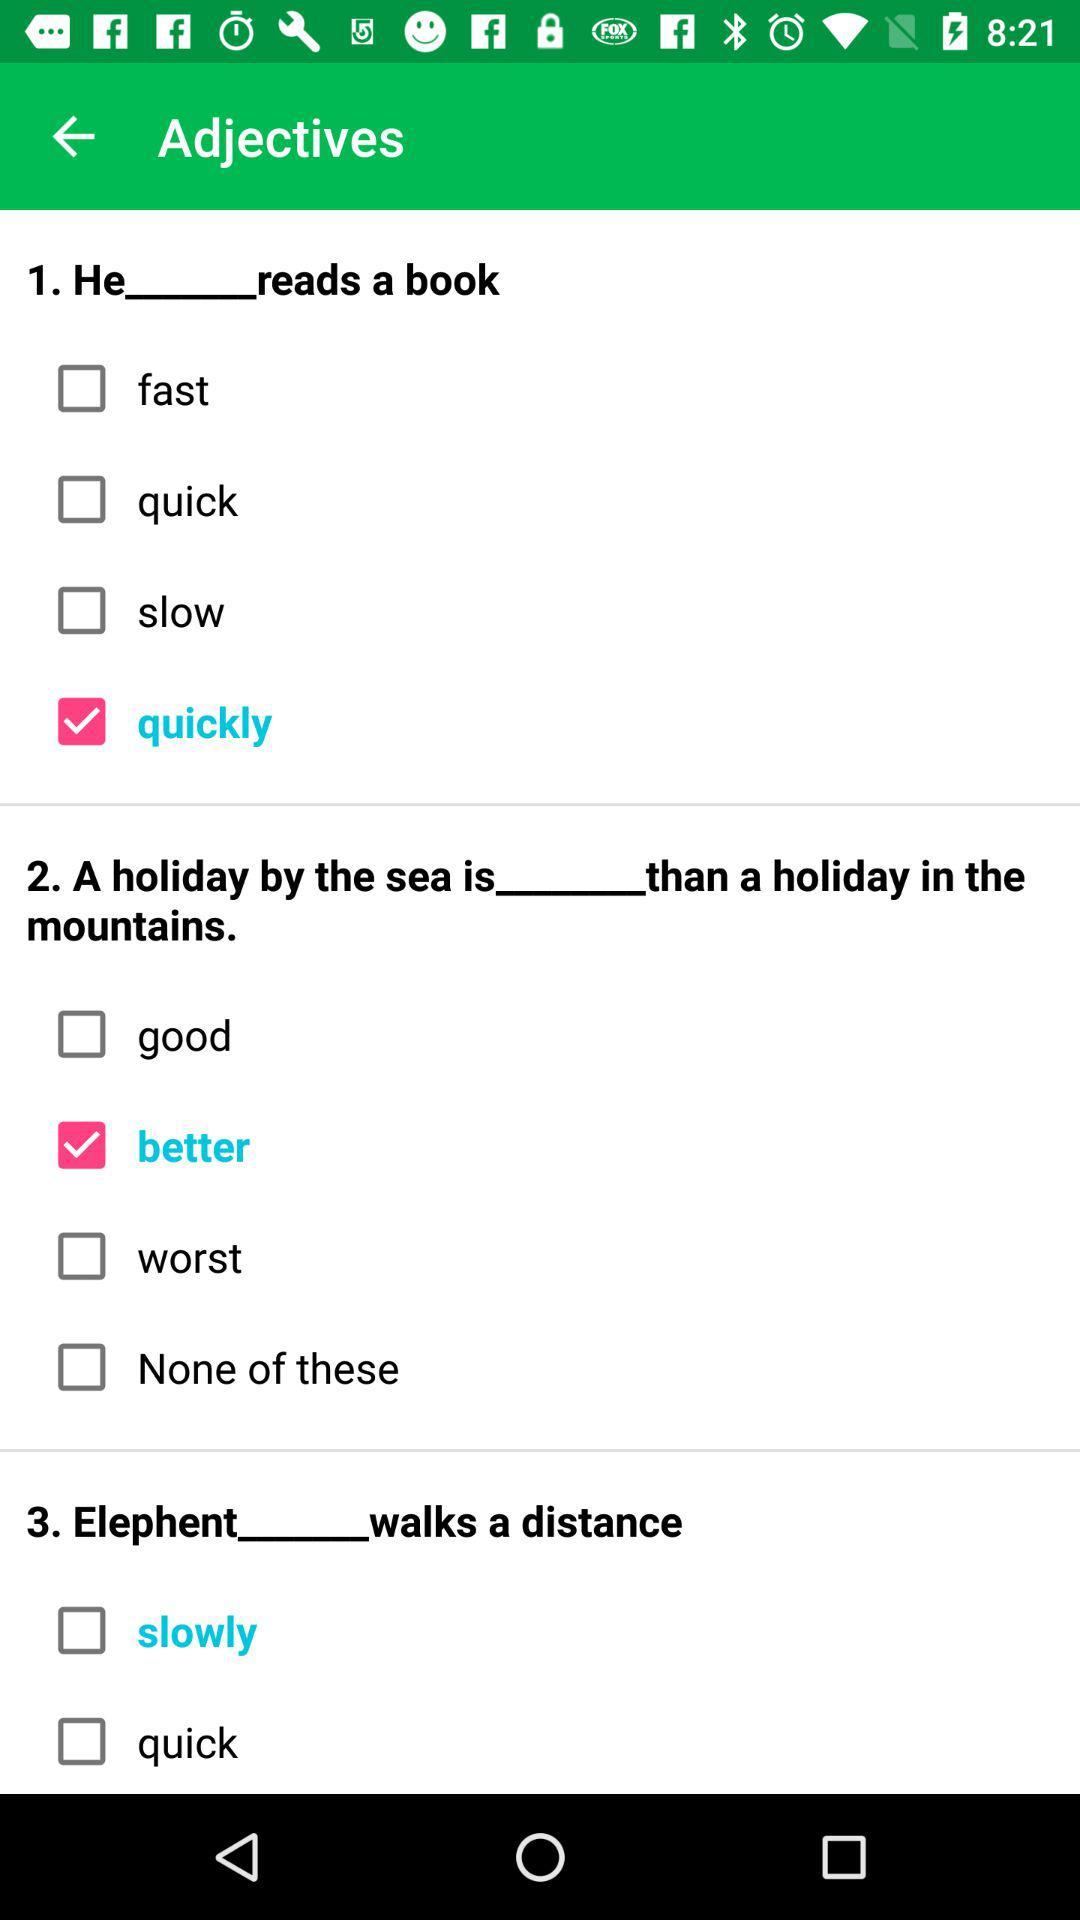 The image size is (1080, 1920). What do you see at coordinates (587, 1366) in the screenshot?
I see `the none of these` at bounding box center [587, 1366].